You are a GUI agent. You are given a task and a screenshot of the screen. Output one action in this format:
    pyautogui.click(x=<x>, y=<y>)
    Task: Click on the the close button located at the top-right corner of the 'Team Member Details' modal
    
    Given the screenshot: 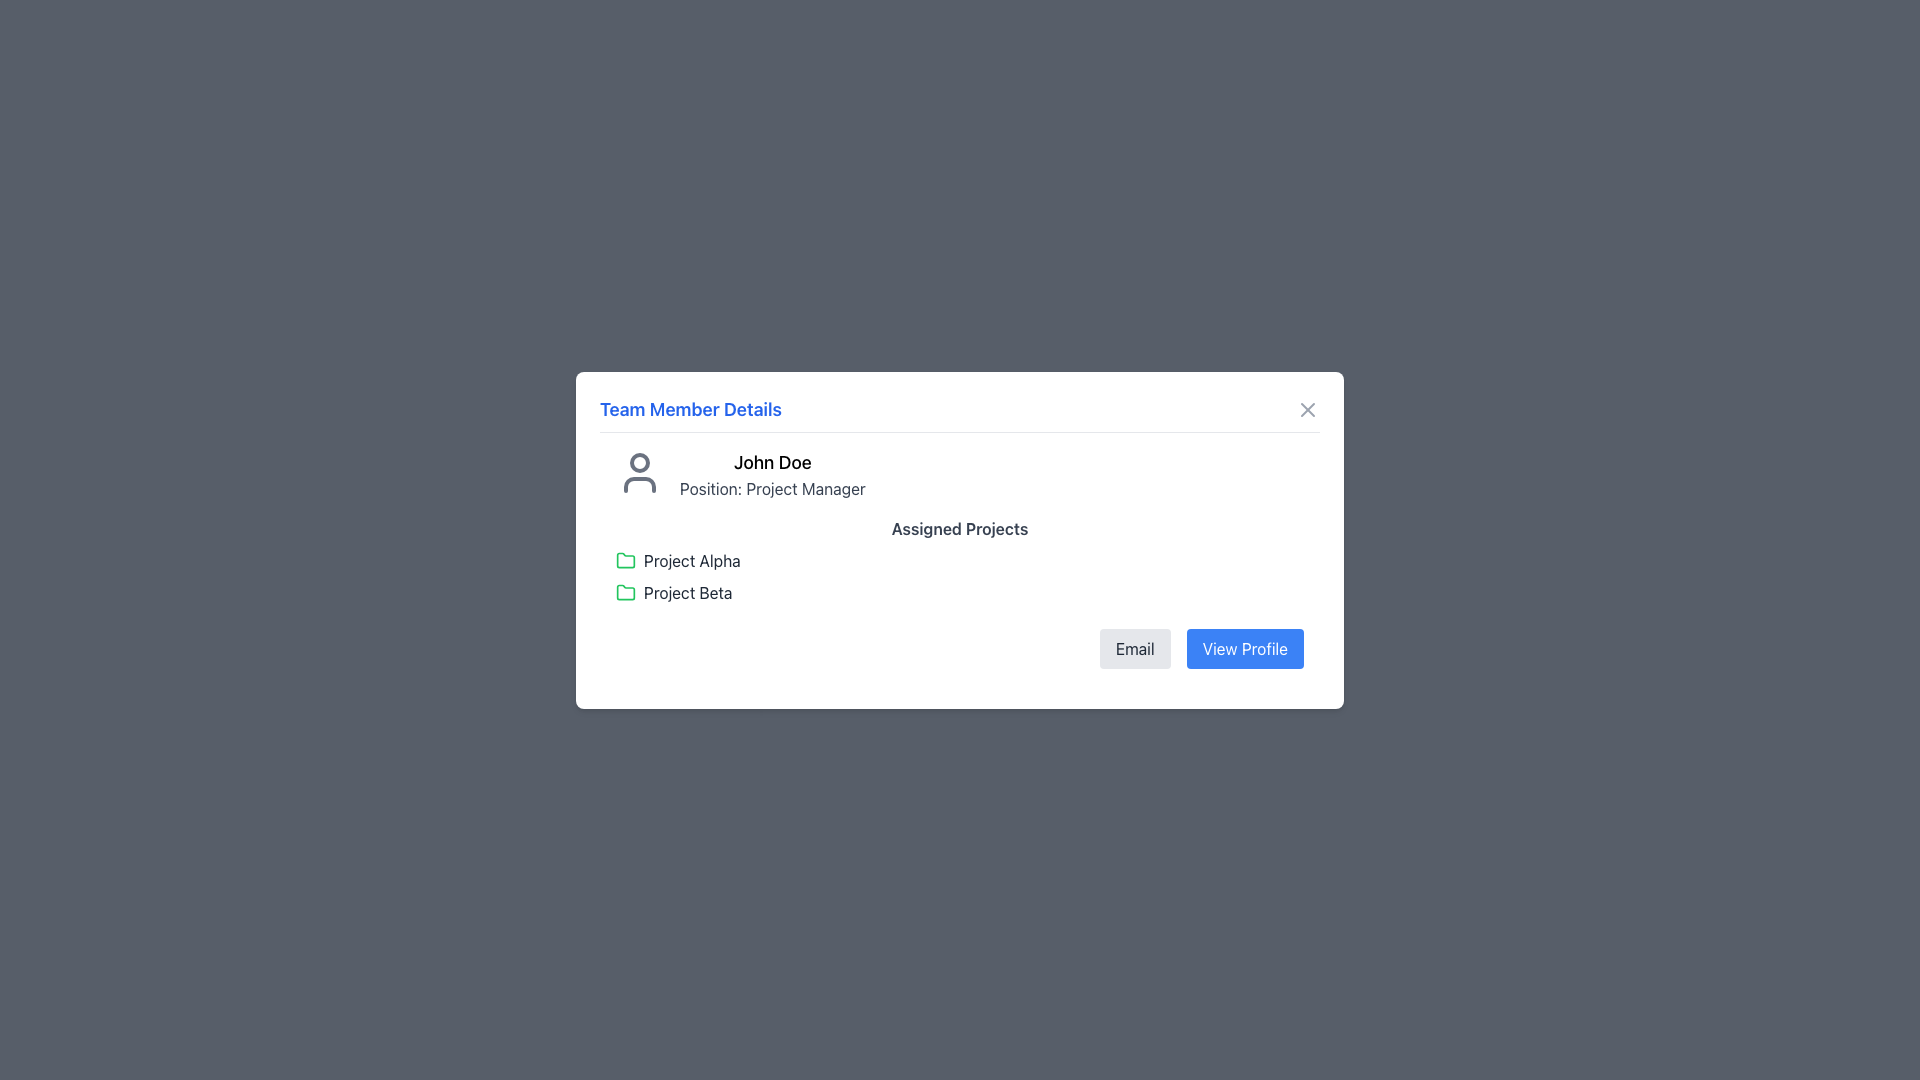 What is the action you would take?
    pyautogui.click(x=1308, y=407)
    